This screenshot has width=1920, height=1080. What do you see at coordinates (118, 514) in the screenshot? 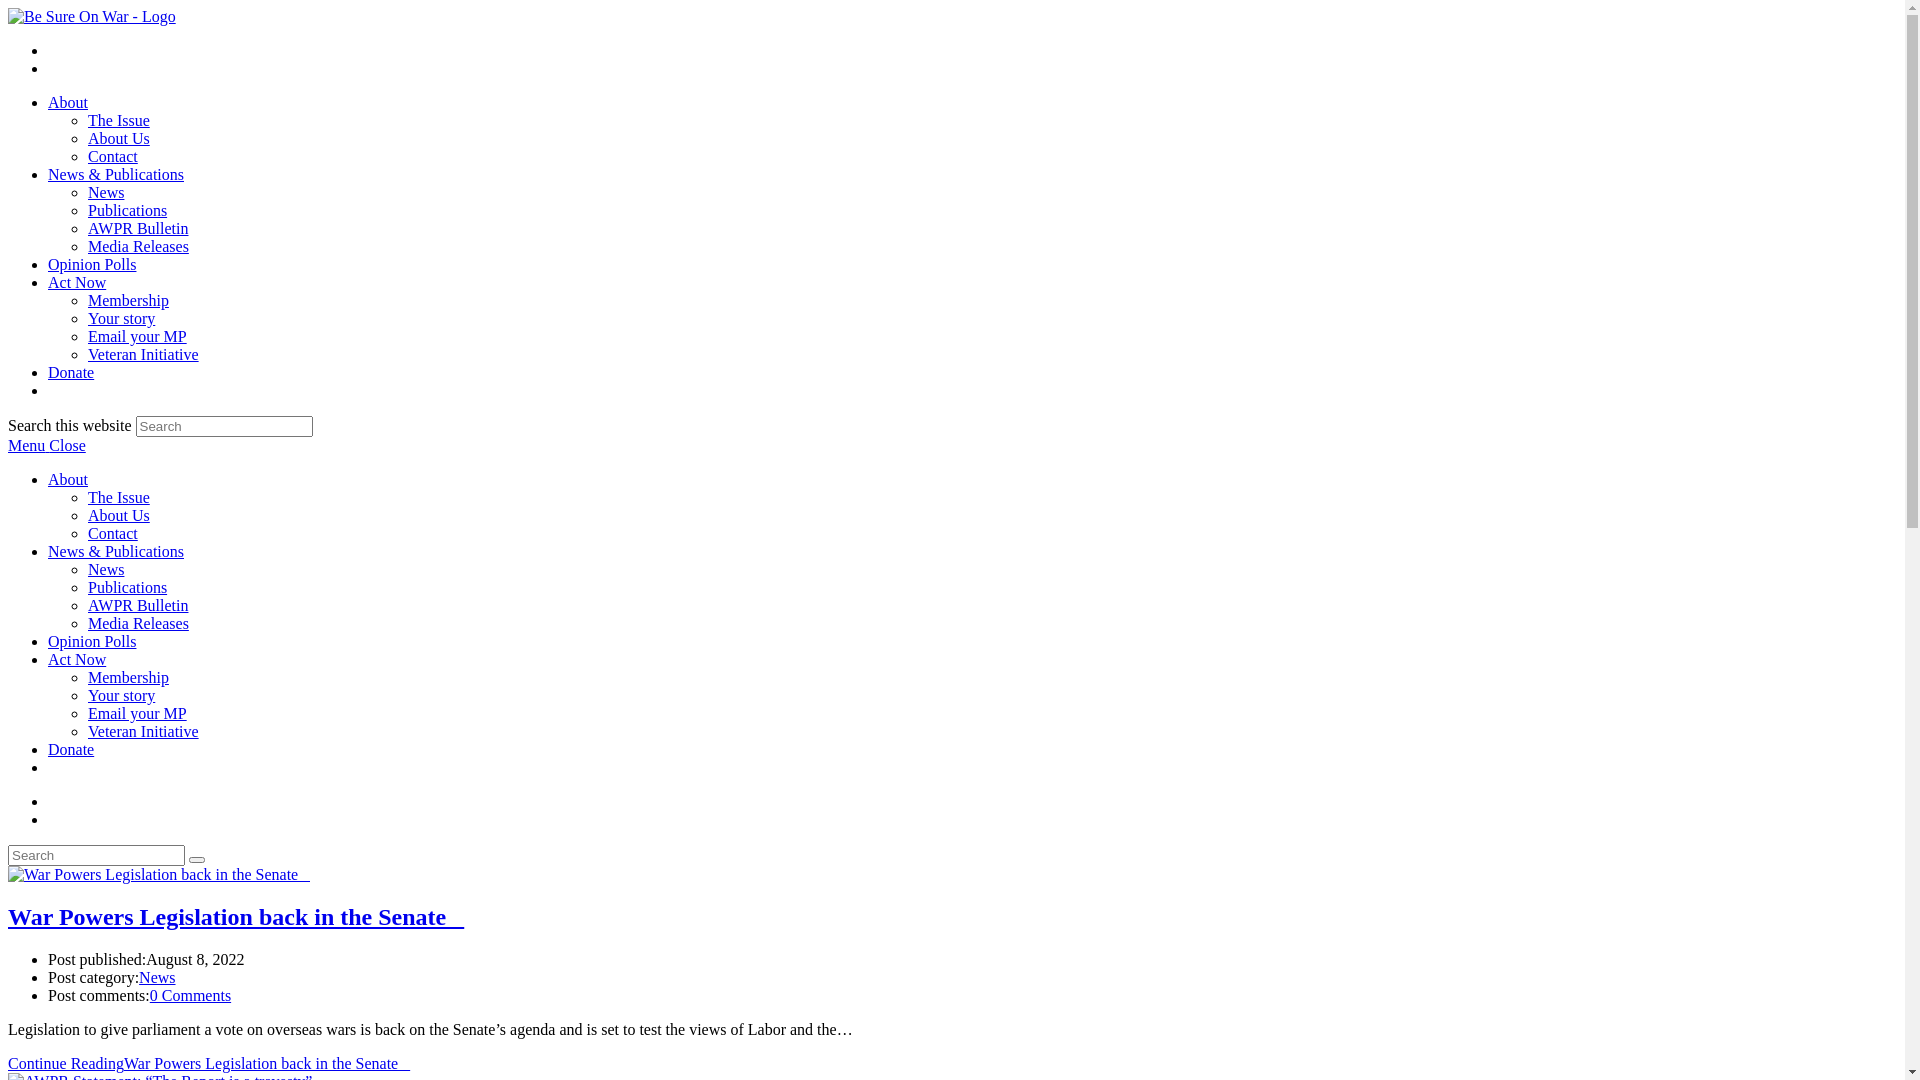
I see `'About Us'` at bounding box center [118, 514].